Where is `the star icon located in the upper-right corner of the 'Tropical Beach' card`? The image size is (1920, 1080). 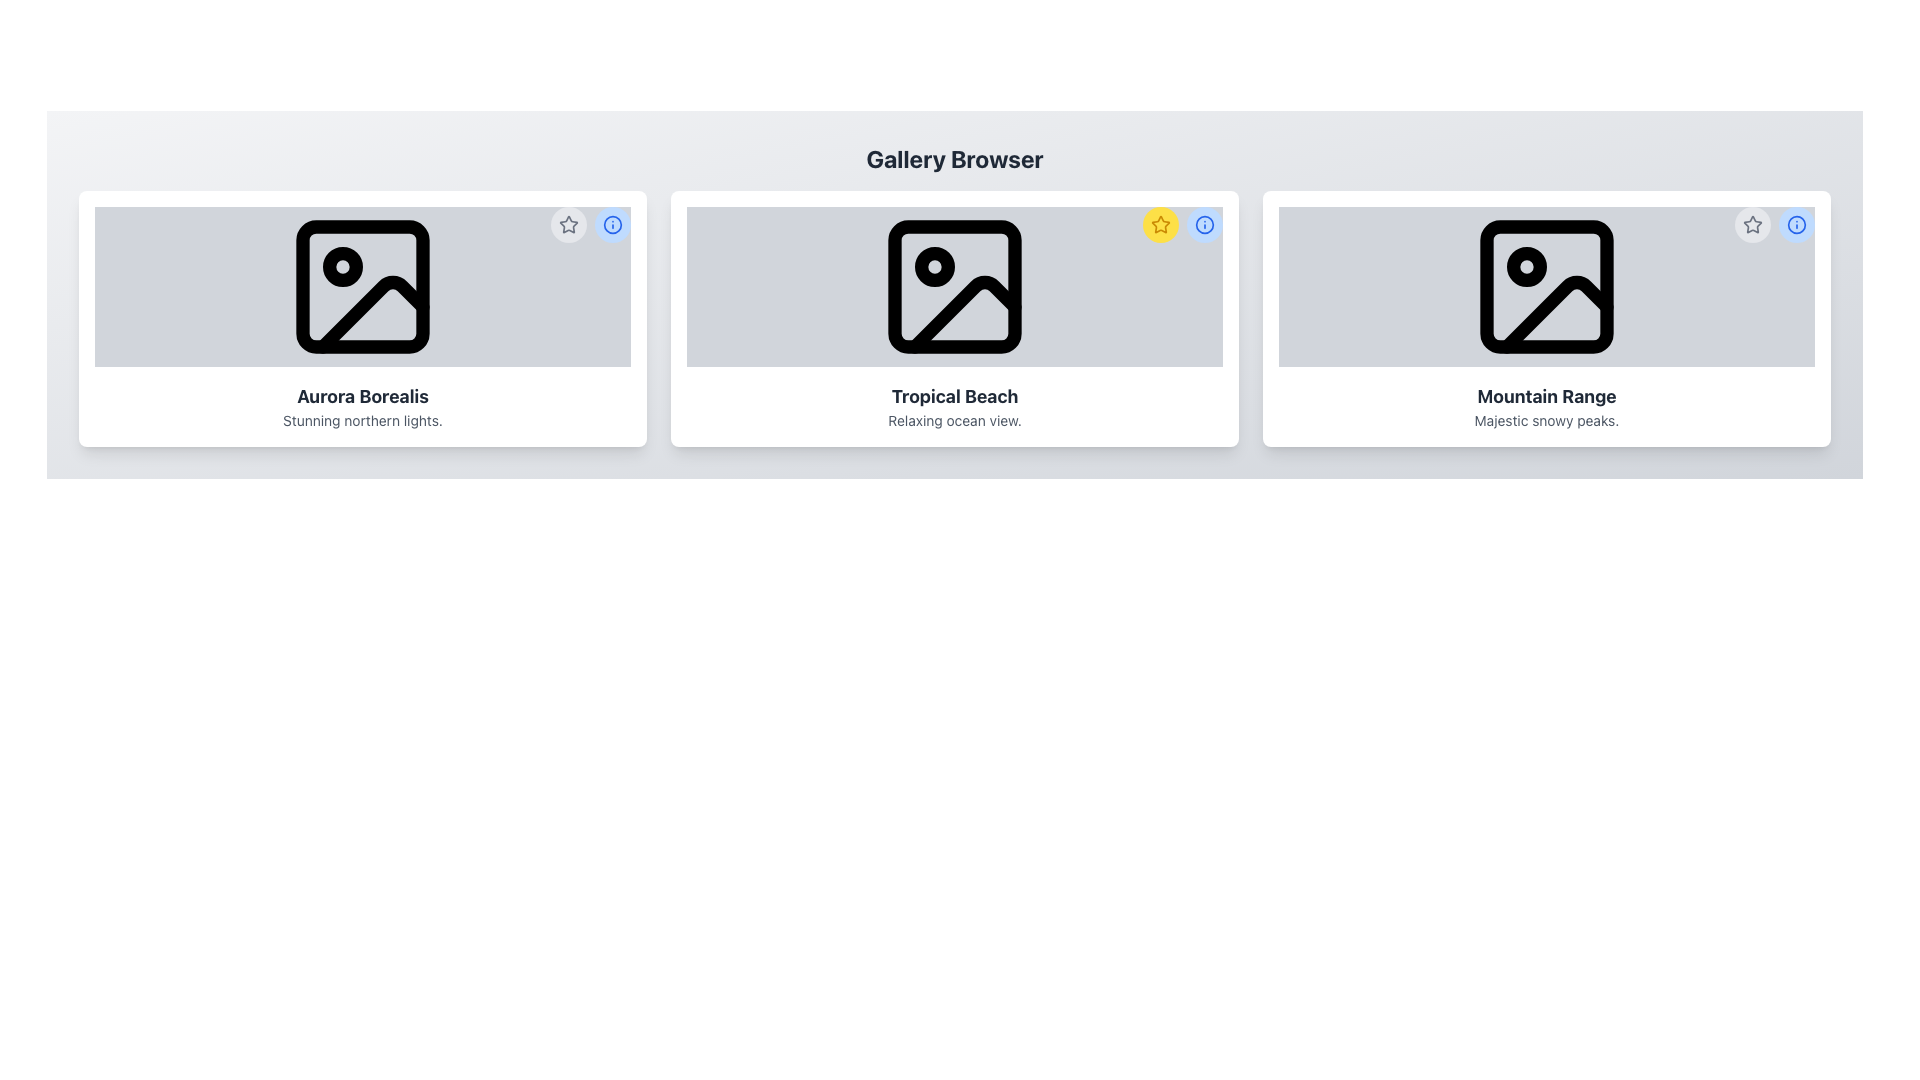
the star icon located in the upper-right corner of the 'Tropical Beach' card is located at coordinates (1161, 224).